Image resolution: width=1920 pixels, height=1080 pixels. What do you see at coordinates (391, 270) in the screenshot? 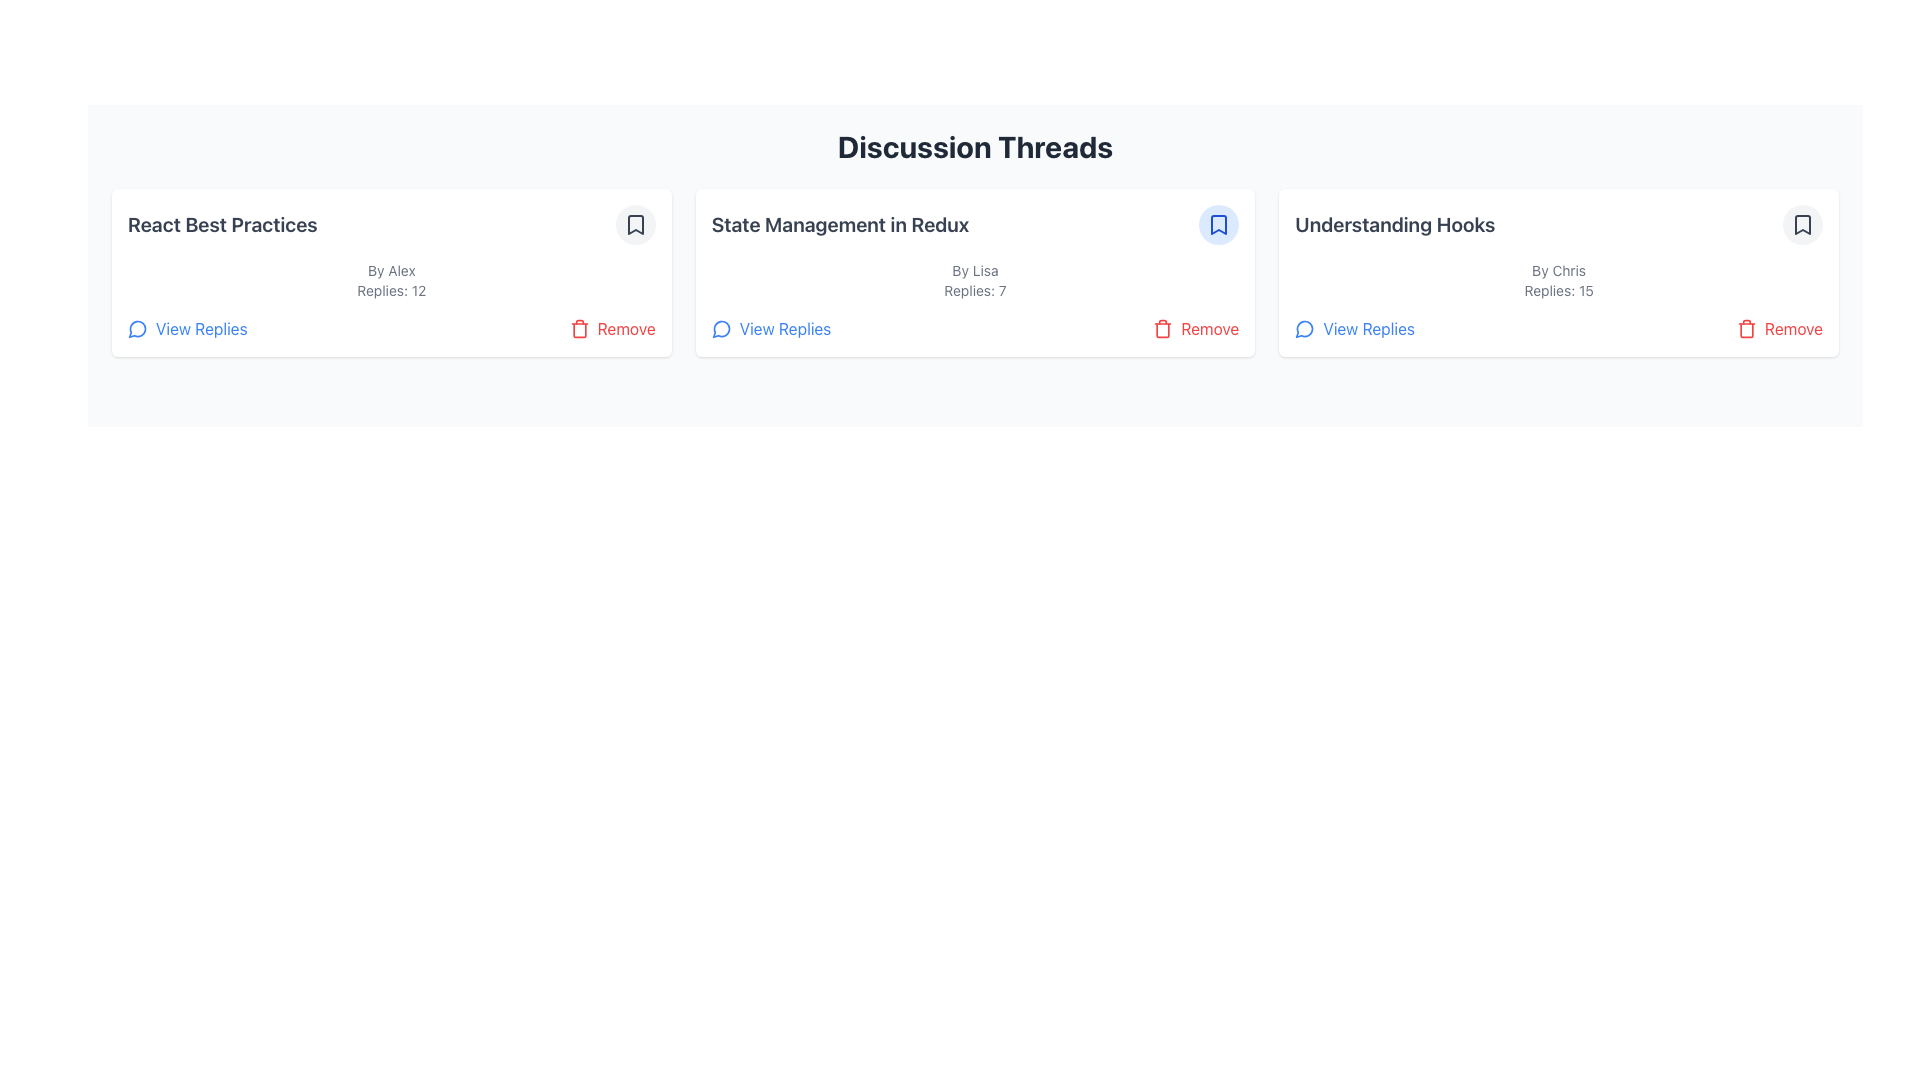
I see `the text label 'By Alex' which is styled with a small, light gray font, located under the header 'React Best Practices' and above the 'Replies: 12' section in the first discussion card` at bounding box center [391, 270].